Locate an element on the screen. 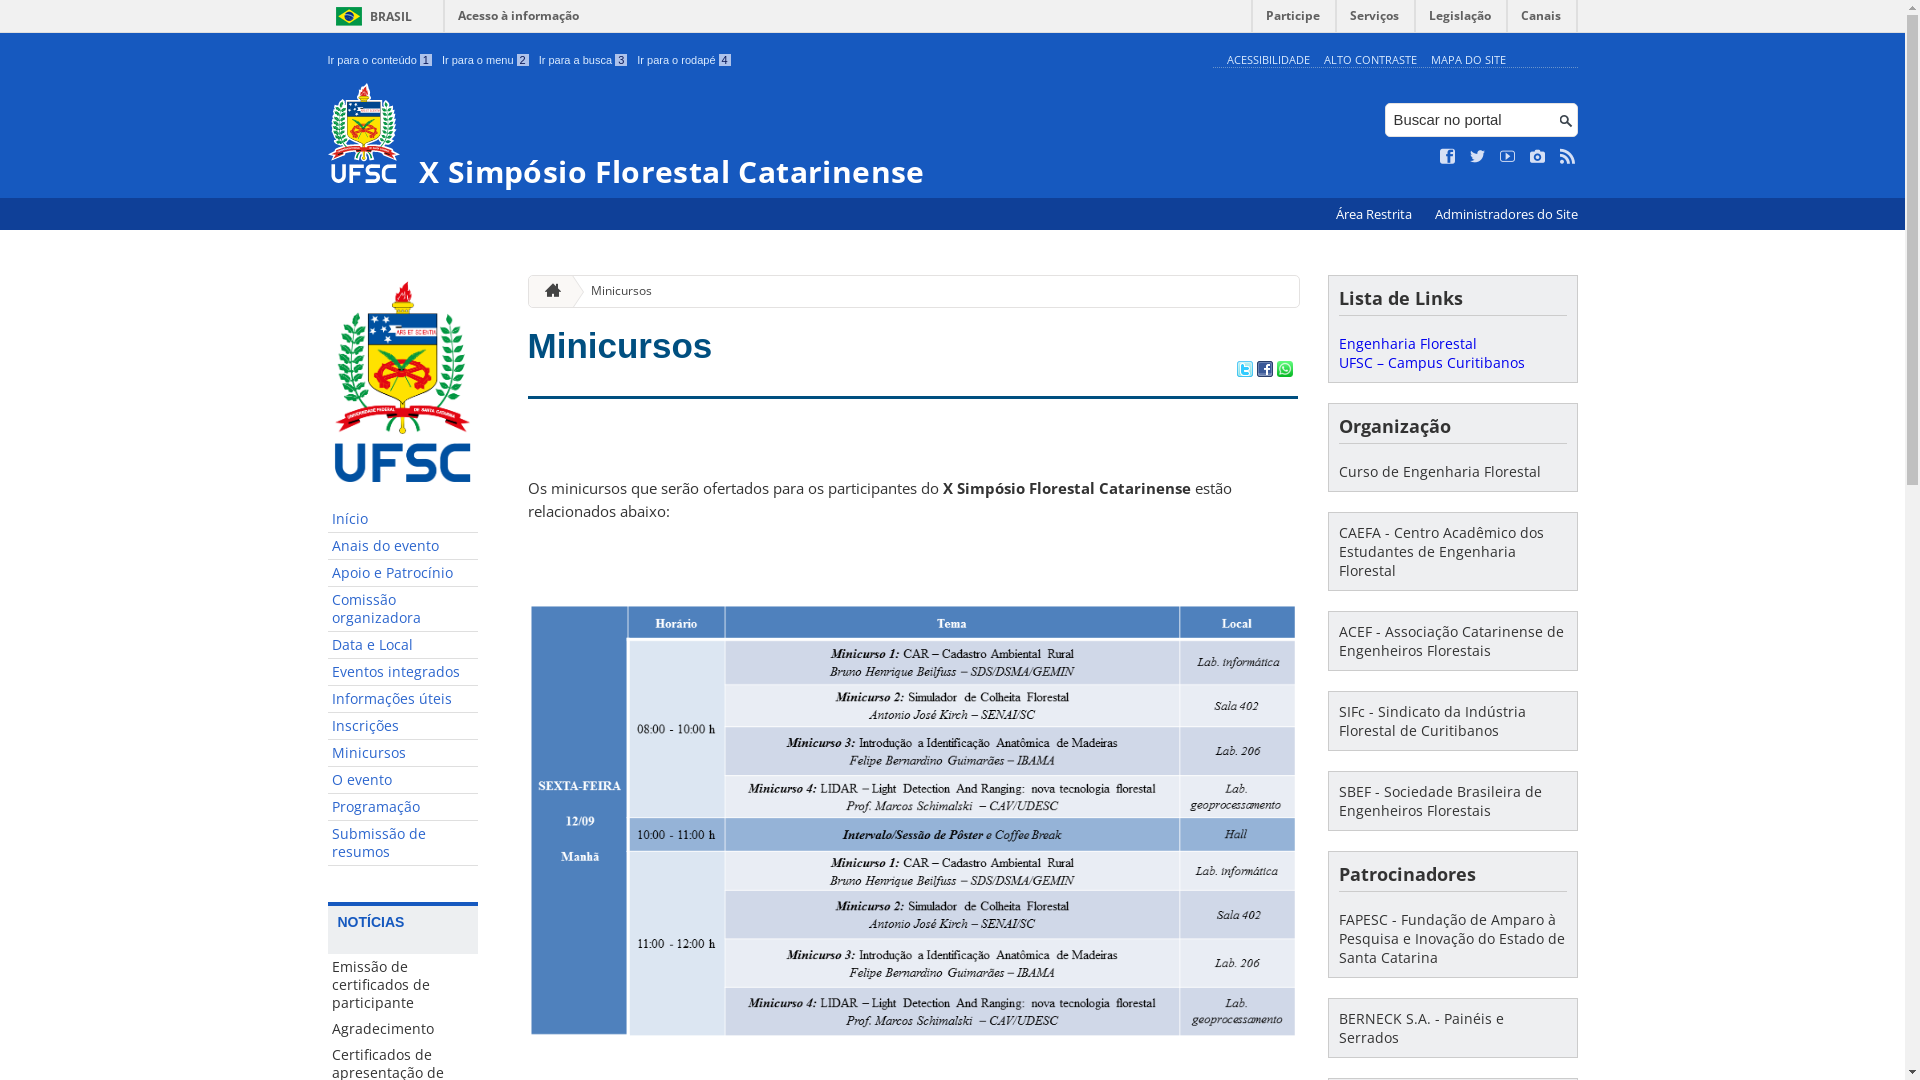 The image size is (1920, 1080). 'Canais' is located at coordinates (1507, 20).